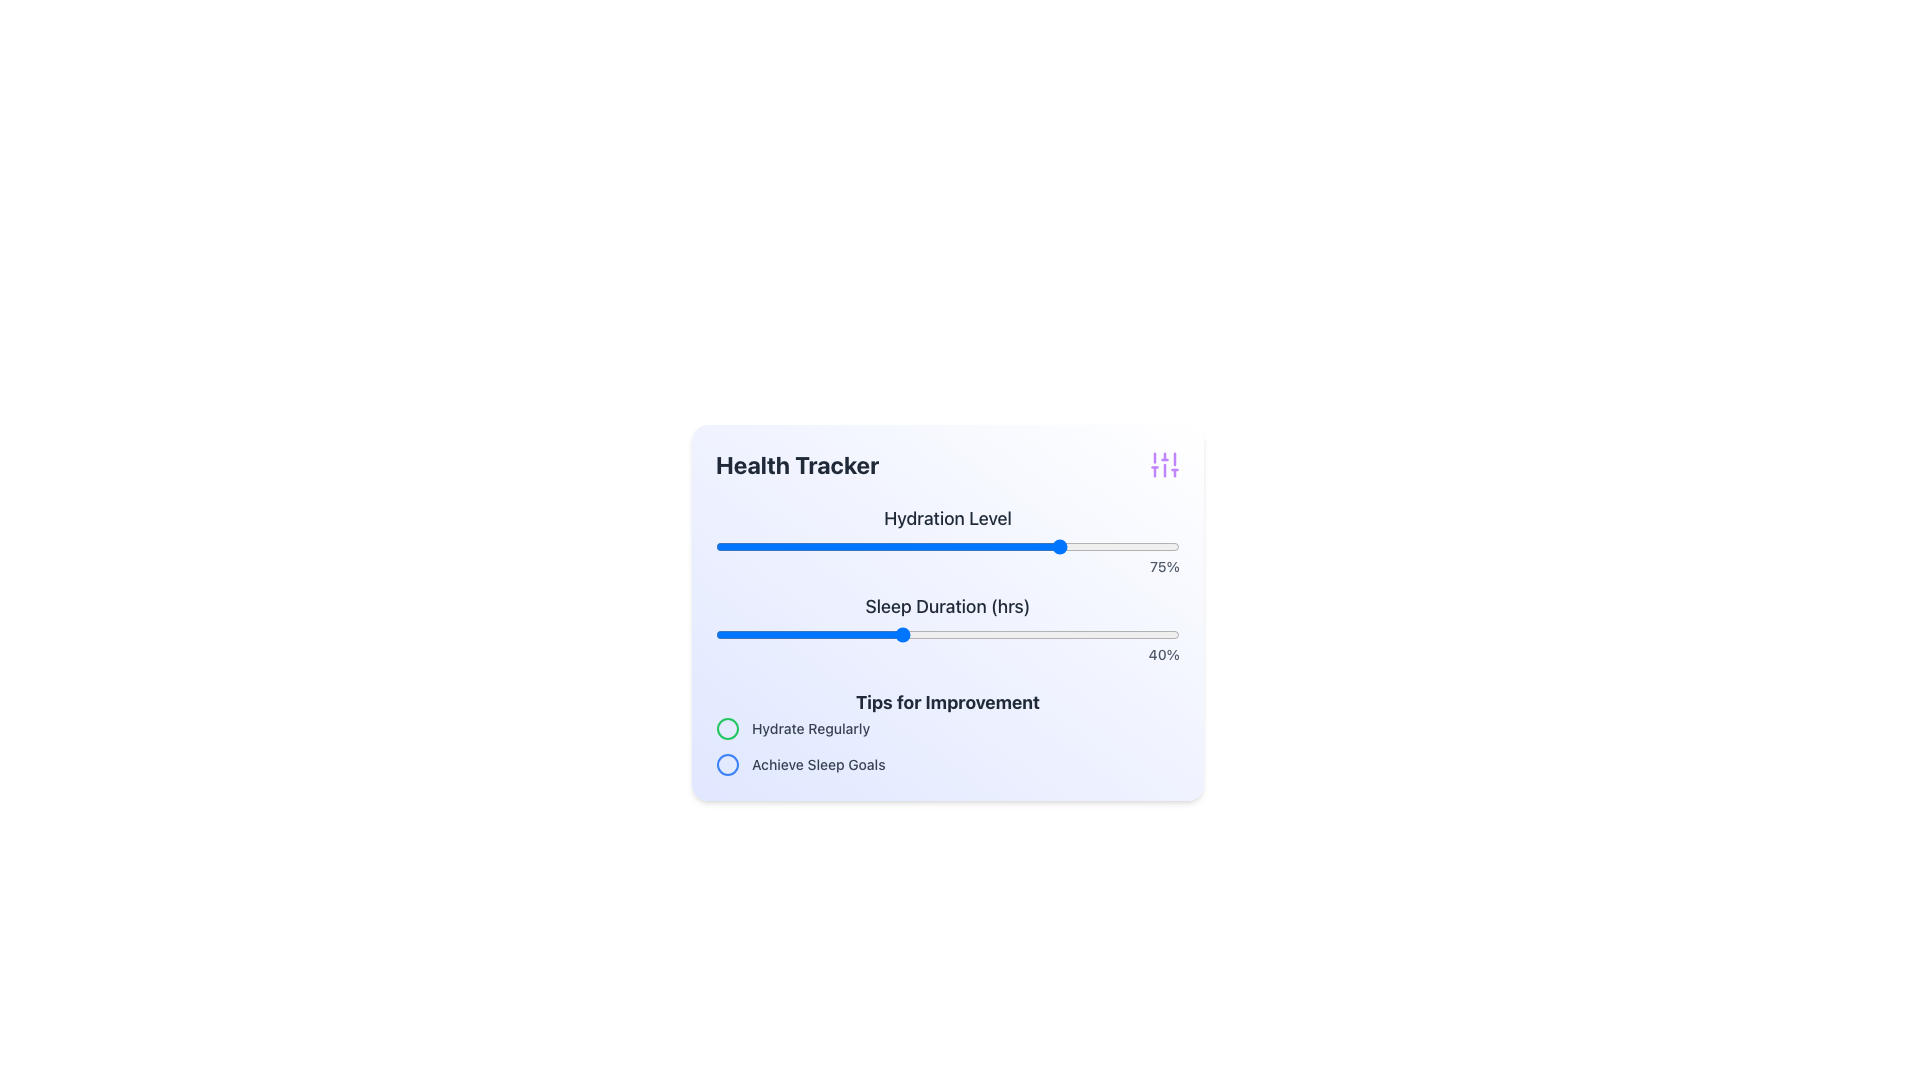 This screenshot has height=1080, width=1920. What do you see at coordinates (947, 701) in the screenshot?
I see `text of the section heading label indicating improvement tips, located near the lower-middle section of the interface` at bounding box center [947, 701].